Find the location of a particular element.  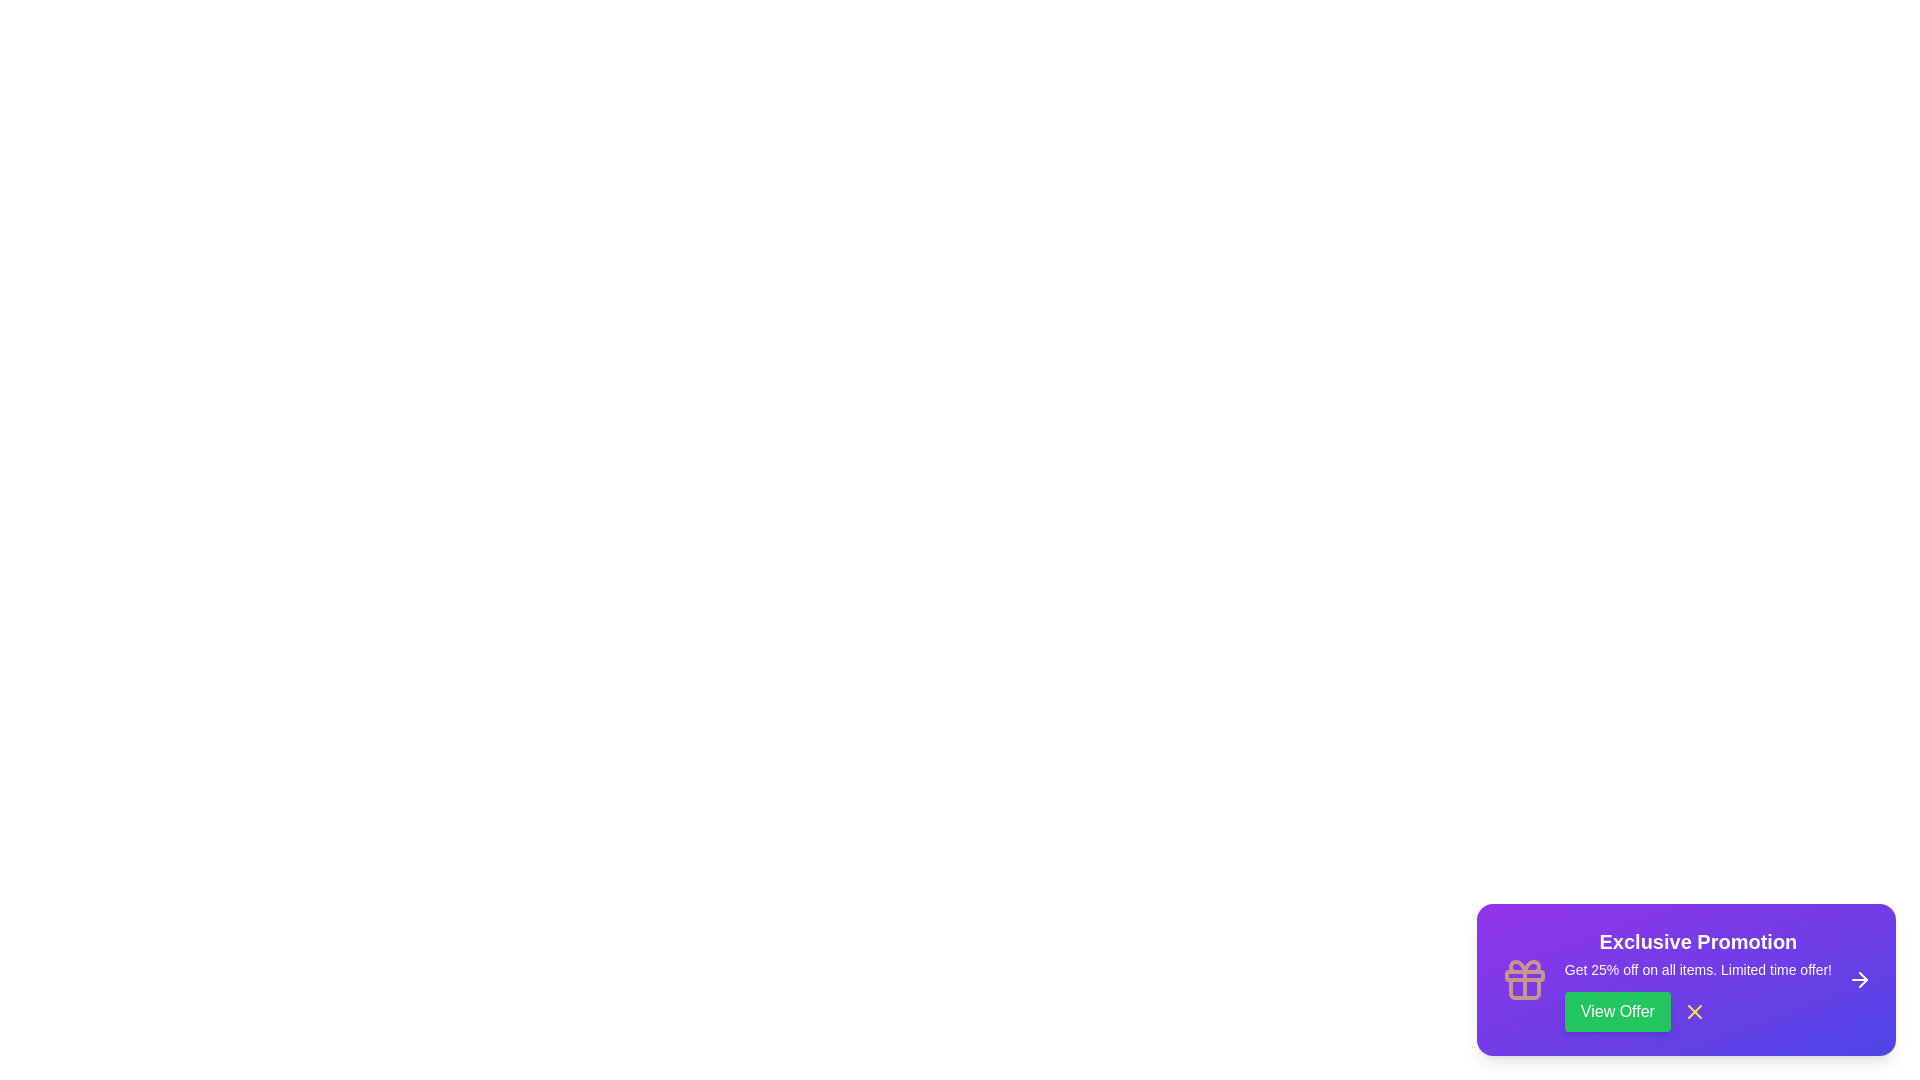

the 'View Offer' button to access the promotion is located at coordinates (1617, 1011).